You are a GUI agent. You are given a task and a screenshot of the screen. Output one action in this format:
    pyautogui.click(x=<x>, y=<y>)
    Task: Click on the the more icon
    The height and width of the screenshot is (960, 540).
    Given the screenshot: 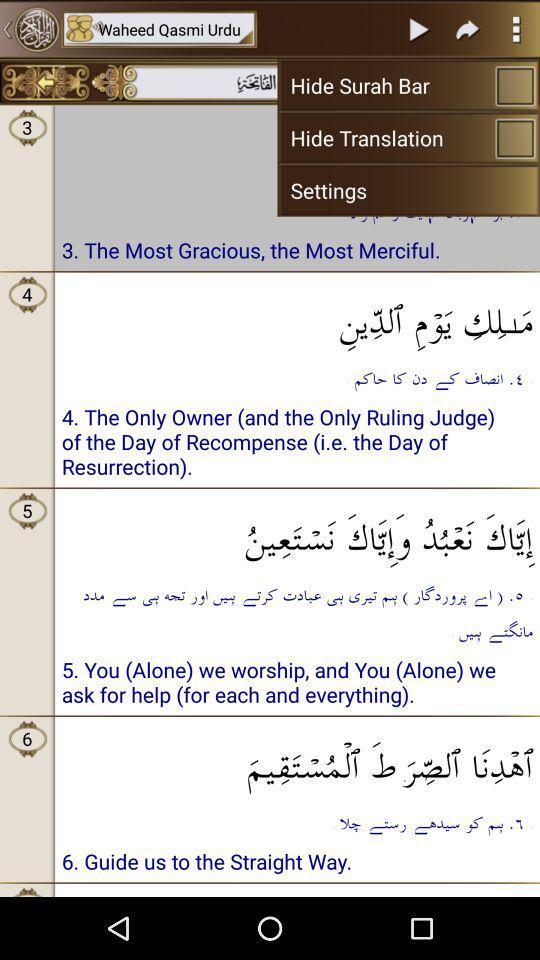 What is the action you would take?
    pyautogui.click(x=516, y=30)
    